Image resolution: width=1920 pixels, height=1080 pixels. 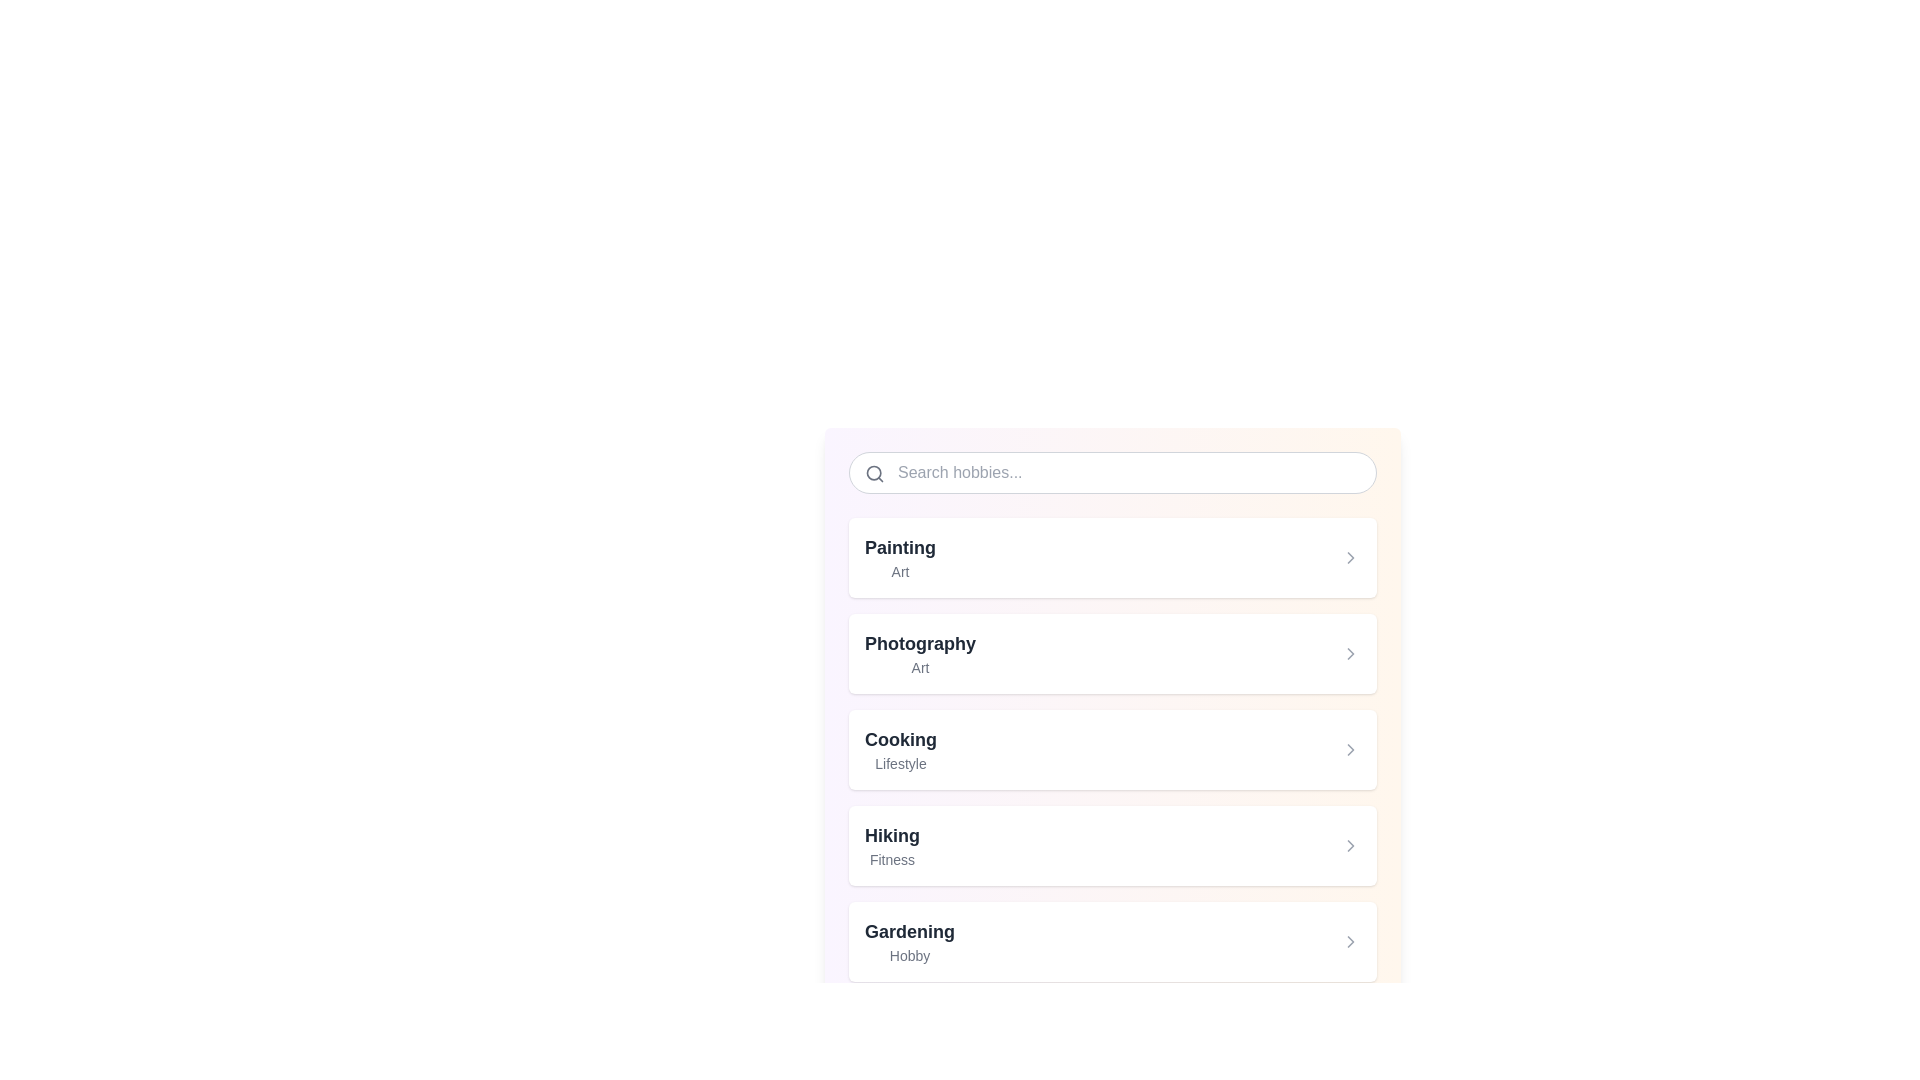 What do you see at coordinates (1112, 558) in the screenshot?
I see `the center of the 'Painting' and 'Art' card button, which is the first item in a vertical list of cards located below the search box` at bounding box center [1112, 558].